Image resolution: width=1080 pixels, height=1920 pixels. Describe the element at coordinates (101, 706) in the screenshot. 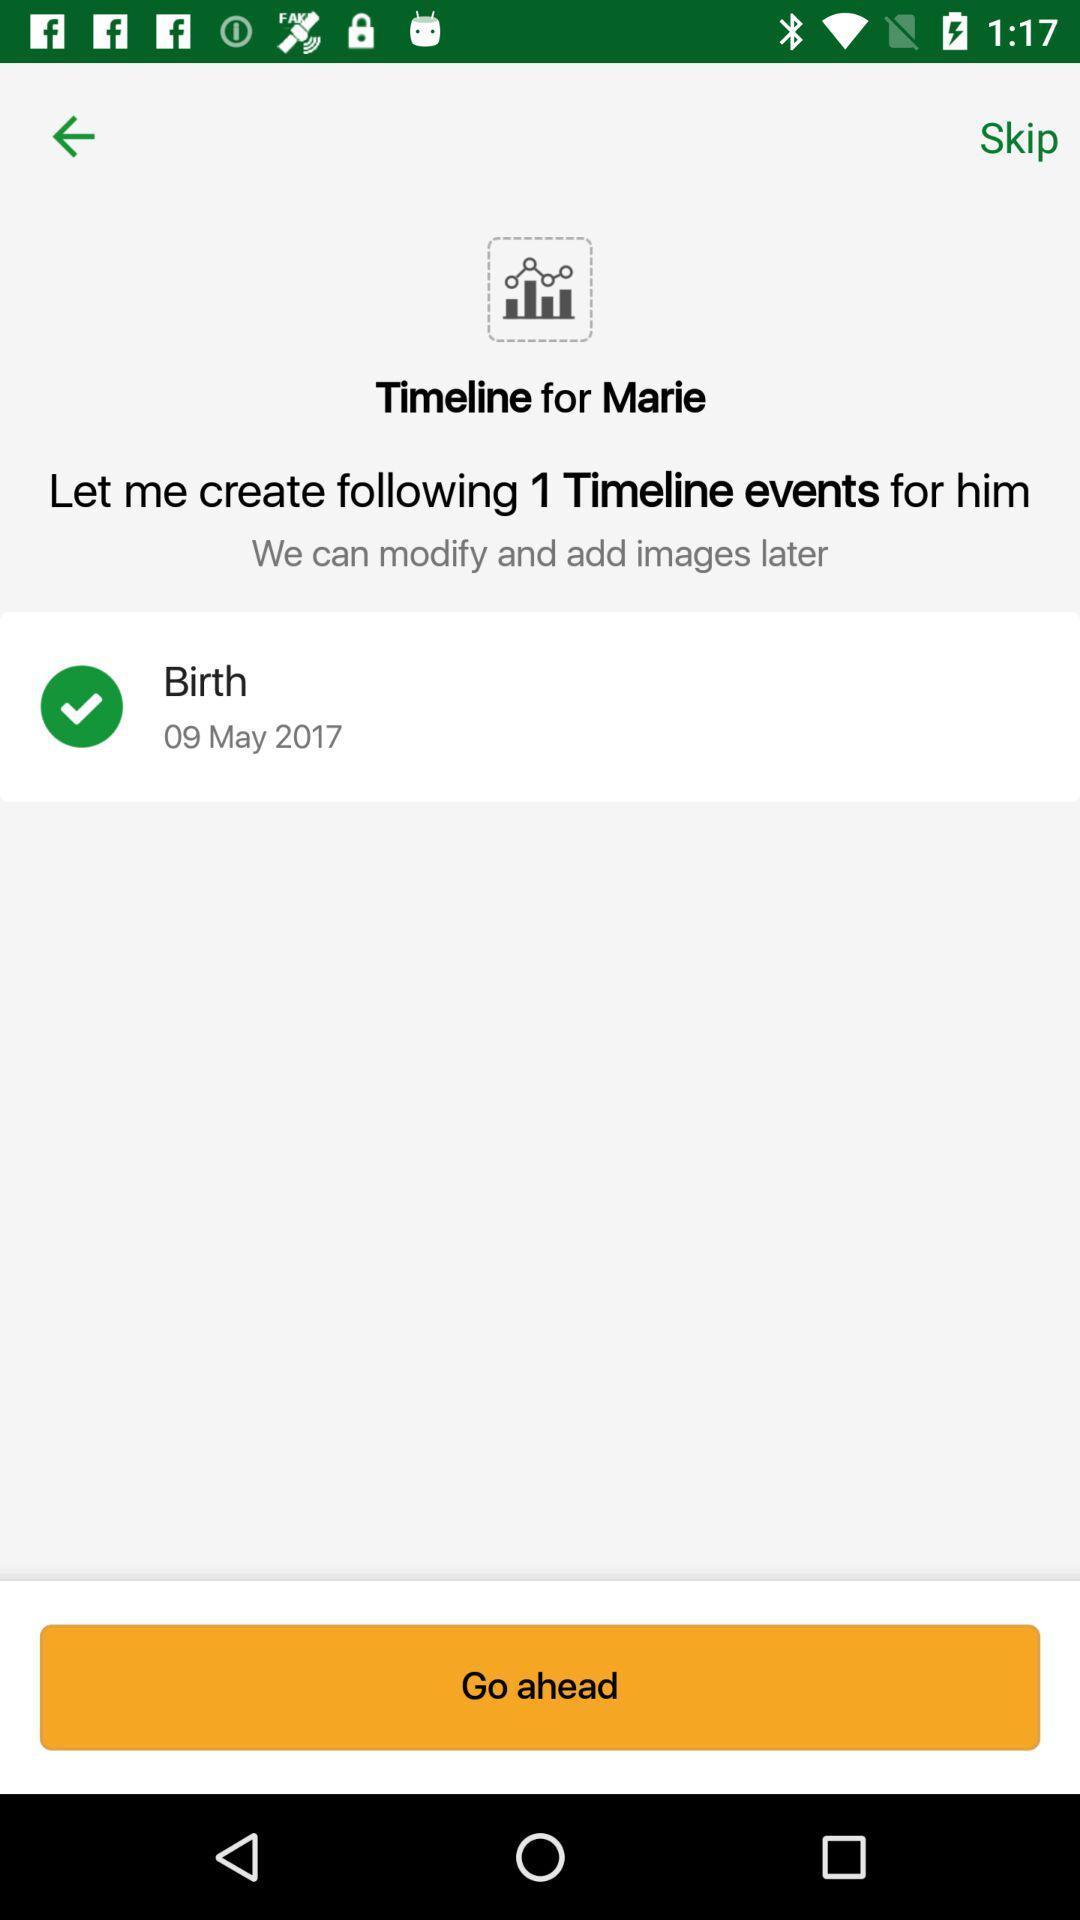

I see `icon to the left of birth` at that location.